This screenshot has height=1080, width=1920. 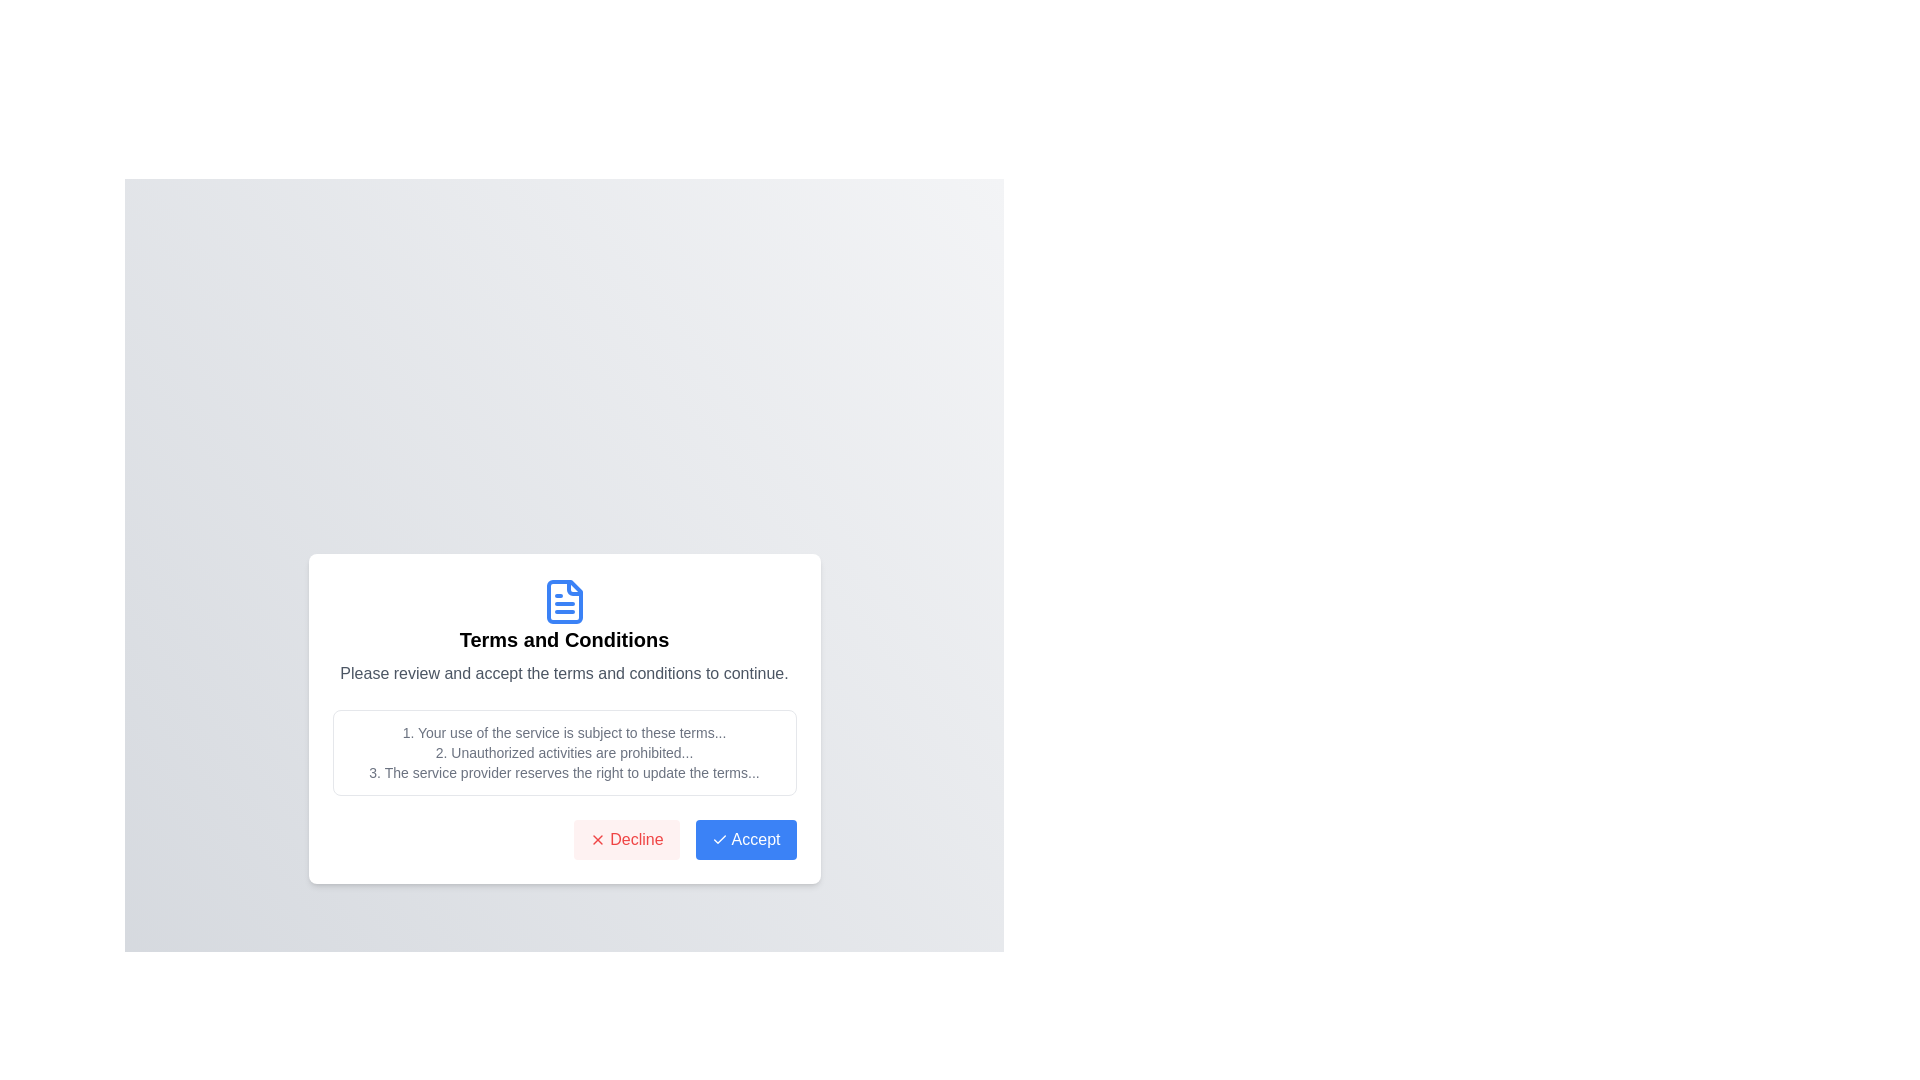 What do you see at coordinates (563, 600) in the screenshot?
I see `the Decorative icon resembling a file with textual lines, which is located prominently above the 'Terms and Conditions' text` at bounding box center [563, 600].